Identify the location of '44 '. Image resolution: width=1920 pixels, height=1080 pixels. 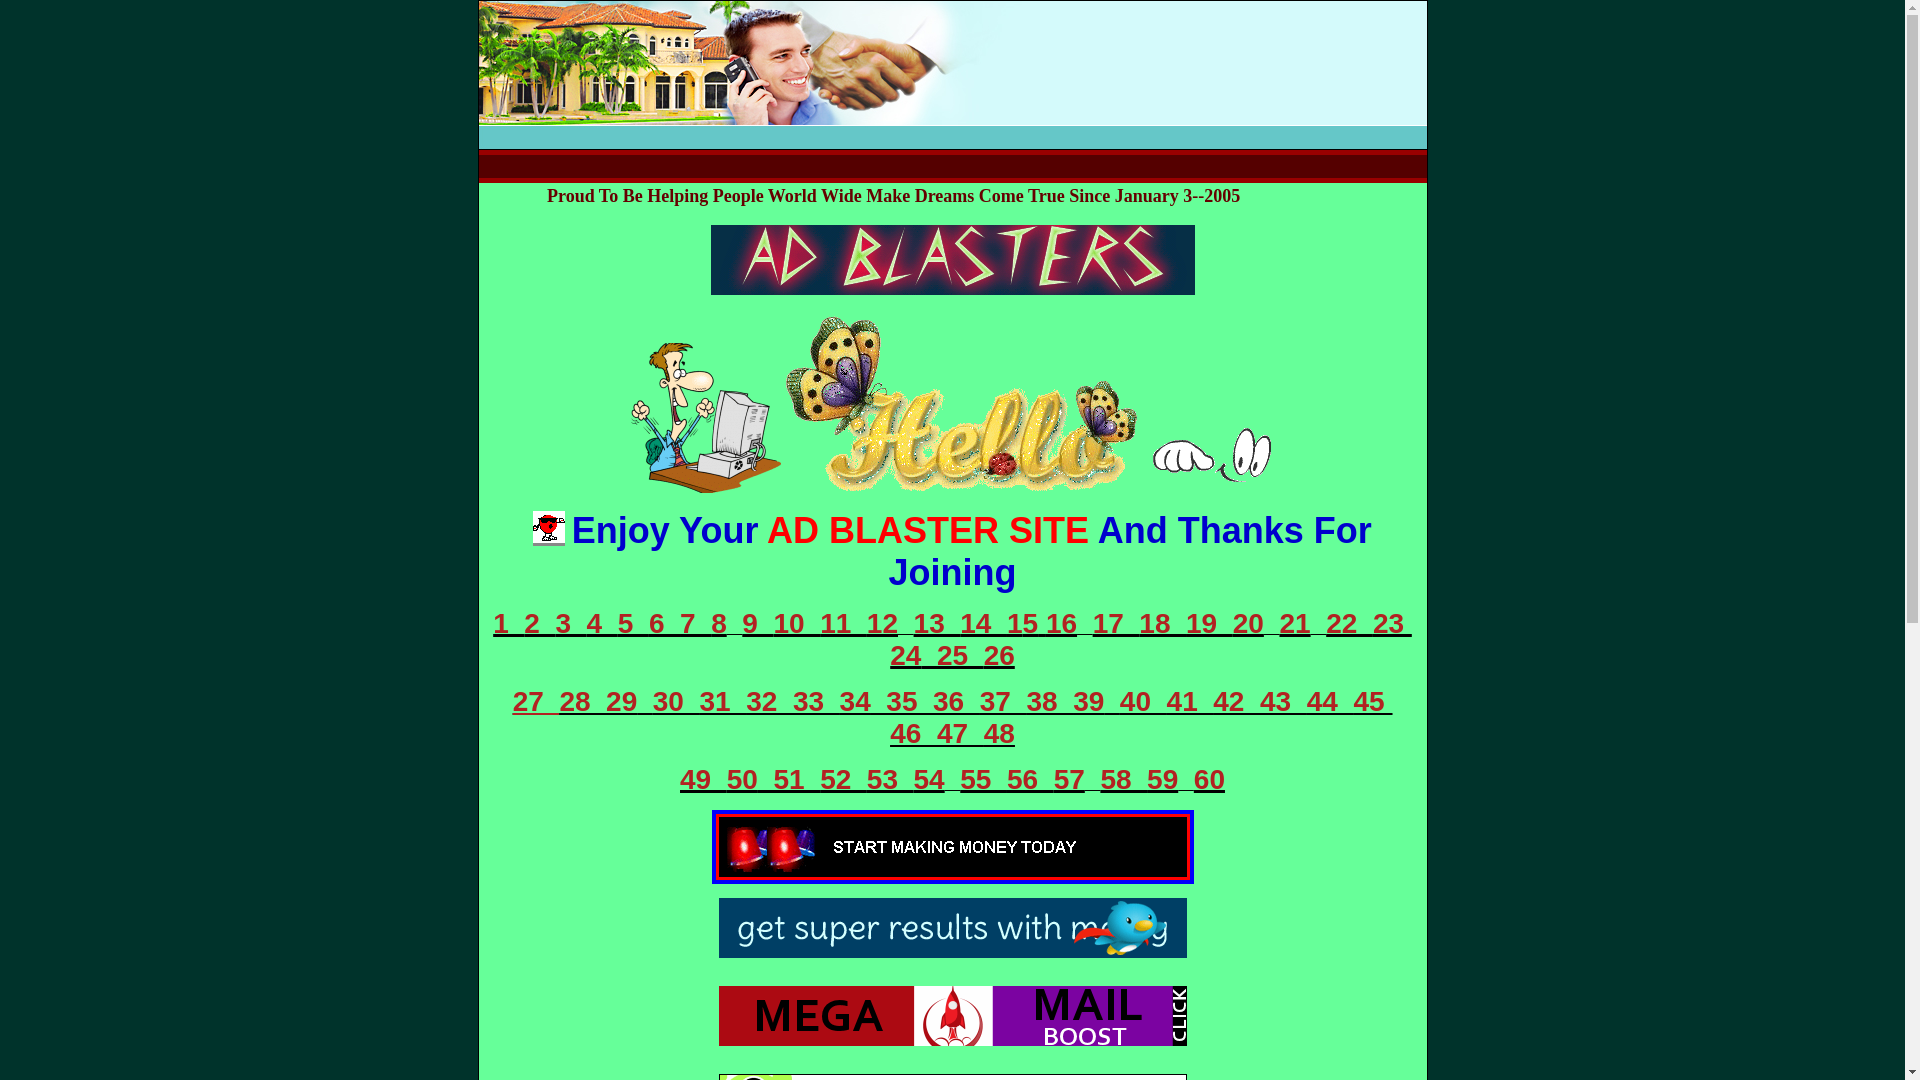
(1330, 700).